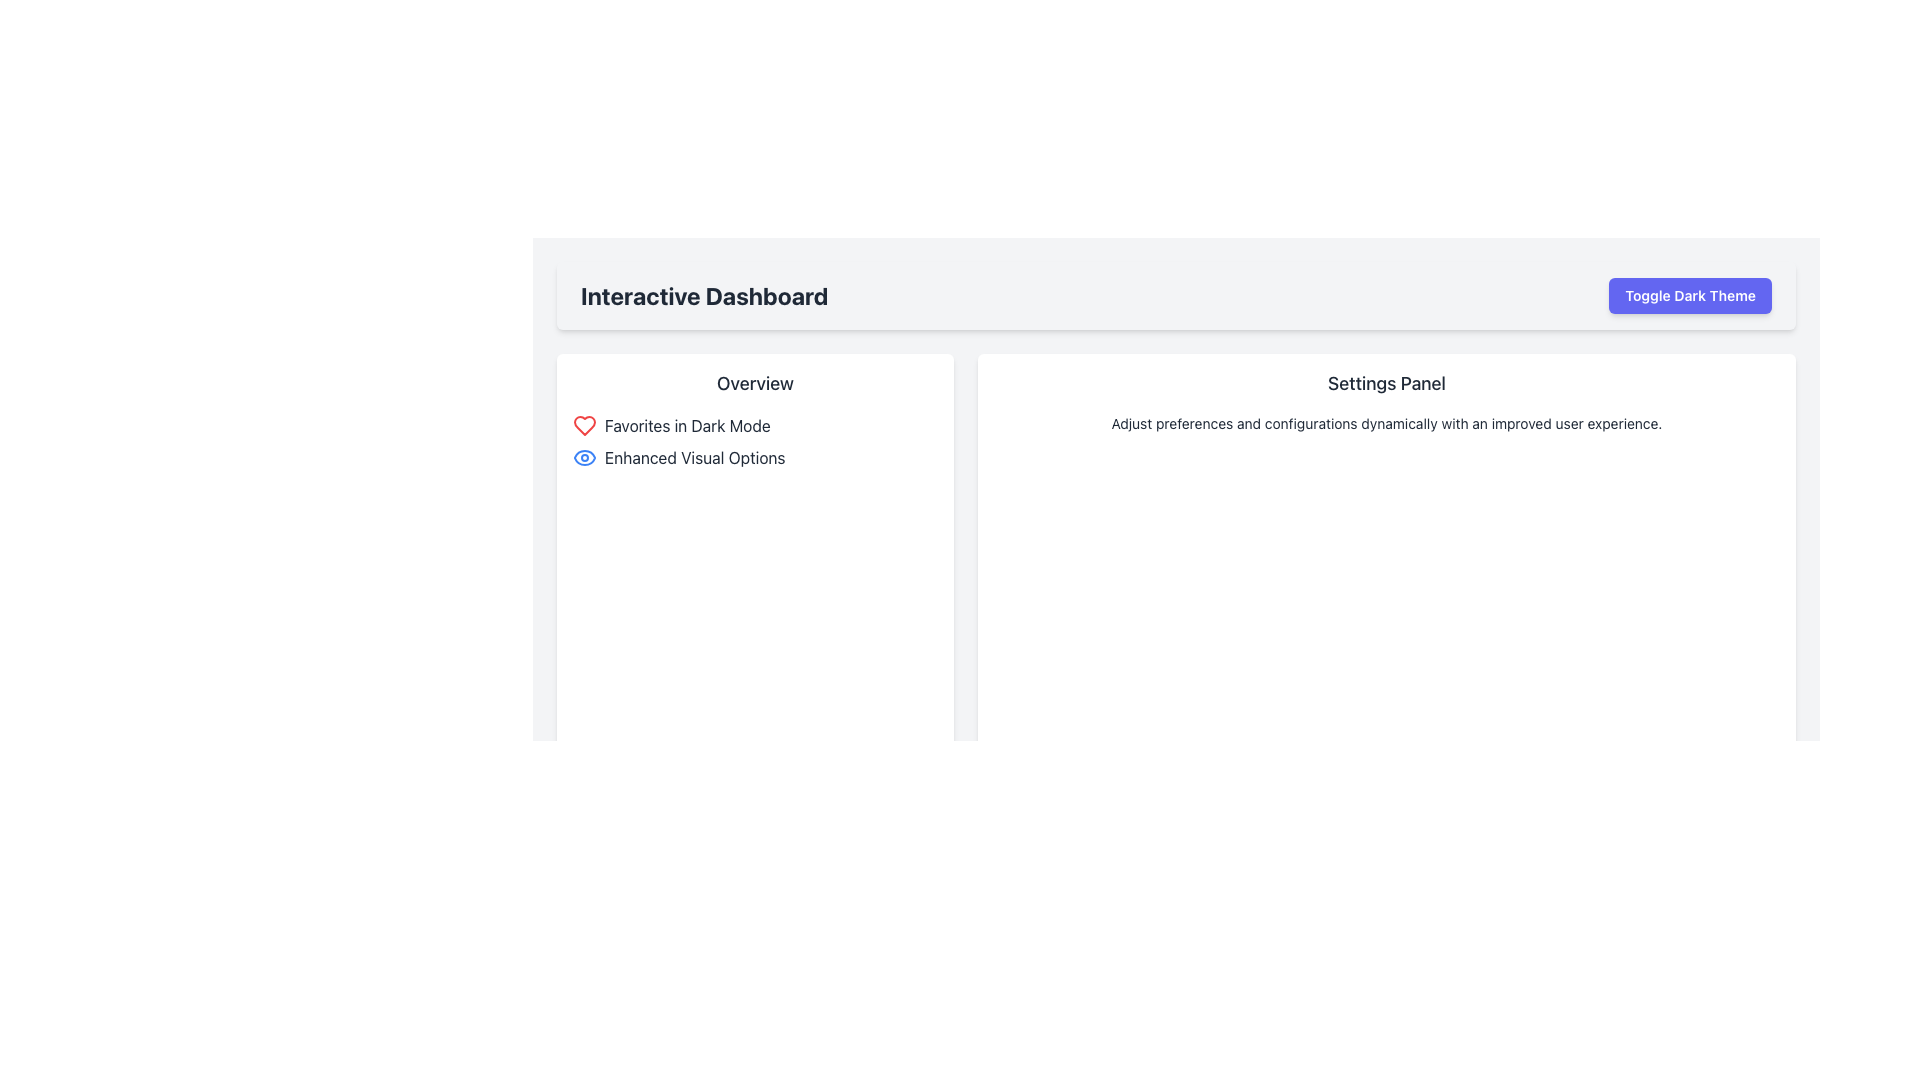 The height and width of the screenshot is (1080, 1920). Describe the element at coordinates (754, 458) in the screenshot. I see `text information displayed in the label with an accompanying eye icon, which is part of a vertically-stacked list in the 'Overview' section, positioned below 'Favorites in Dark Mode'` at that location.